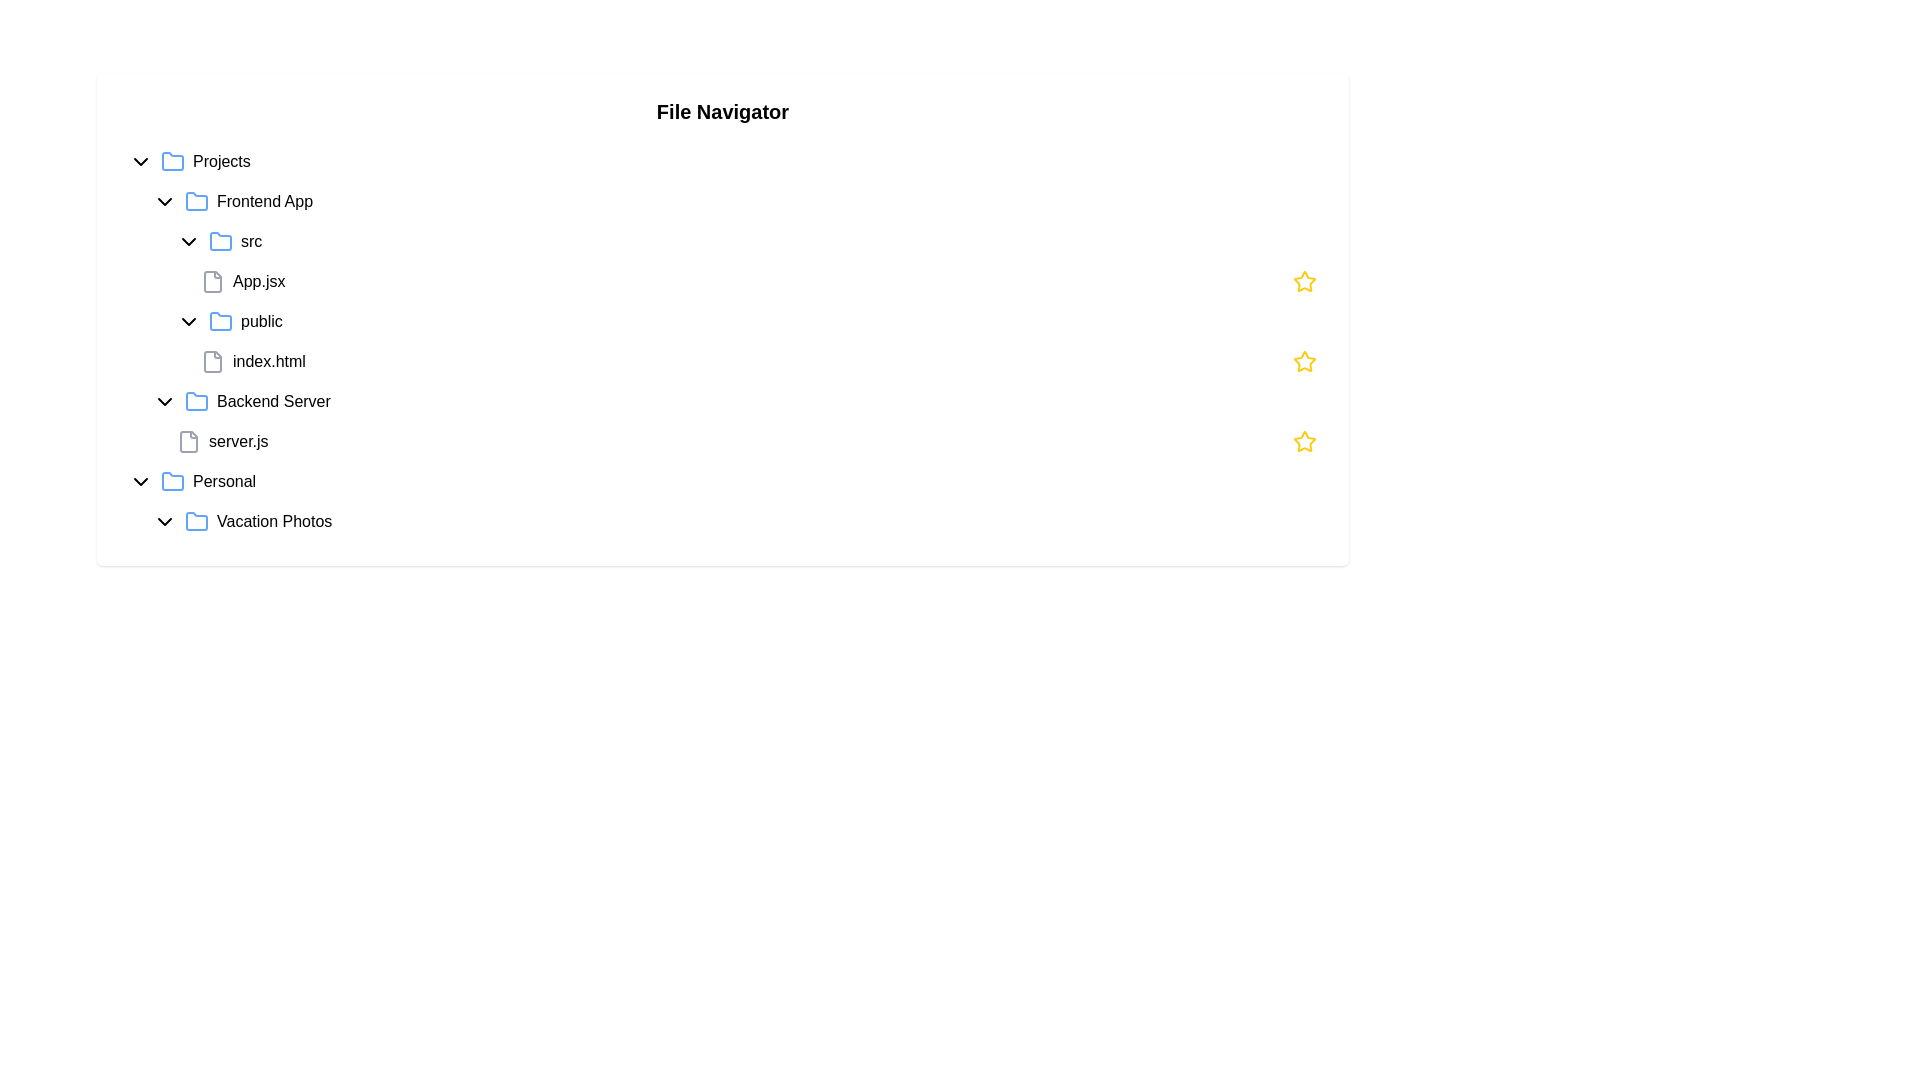 The image size is (1920, 1080). What do you see at coordinates (188, 441) in the screenshot?
I see `the file icon representing 'server.js', which is a light gray document icon with a fold at the top right corner, located in the file navigation panel` at bounding box center [188, 441].